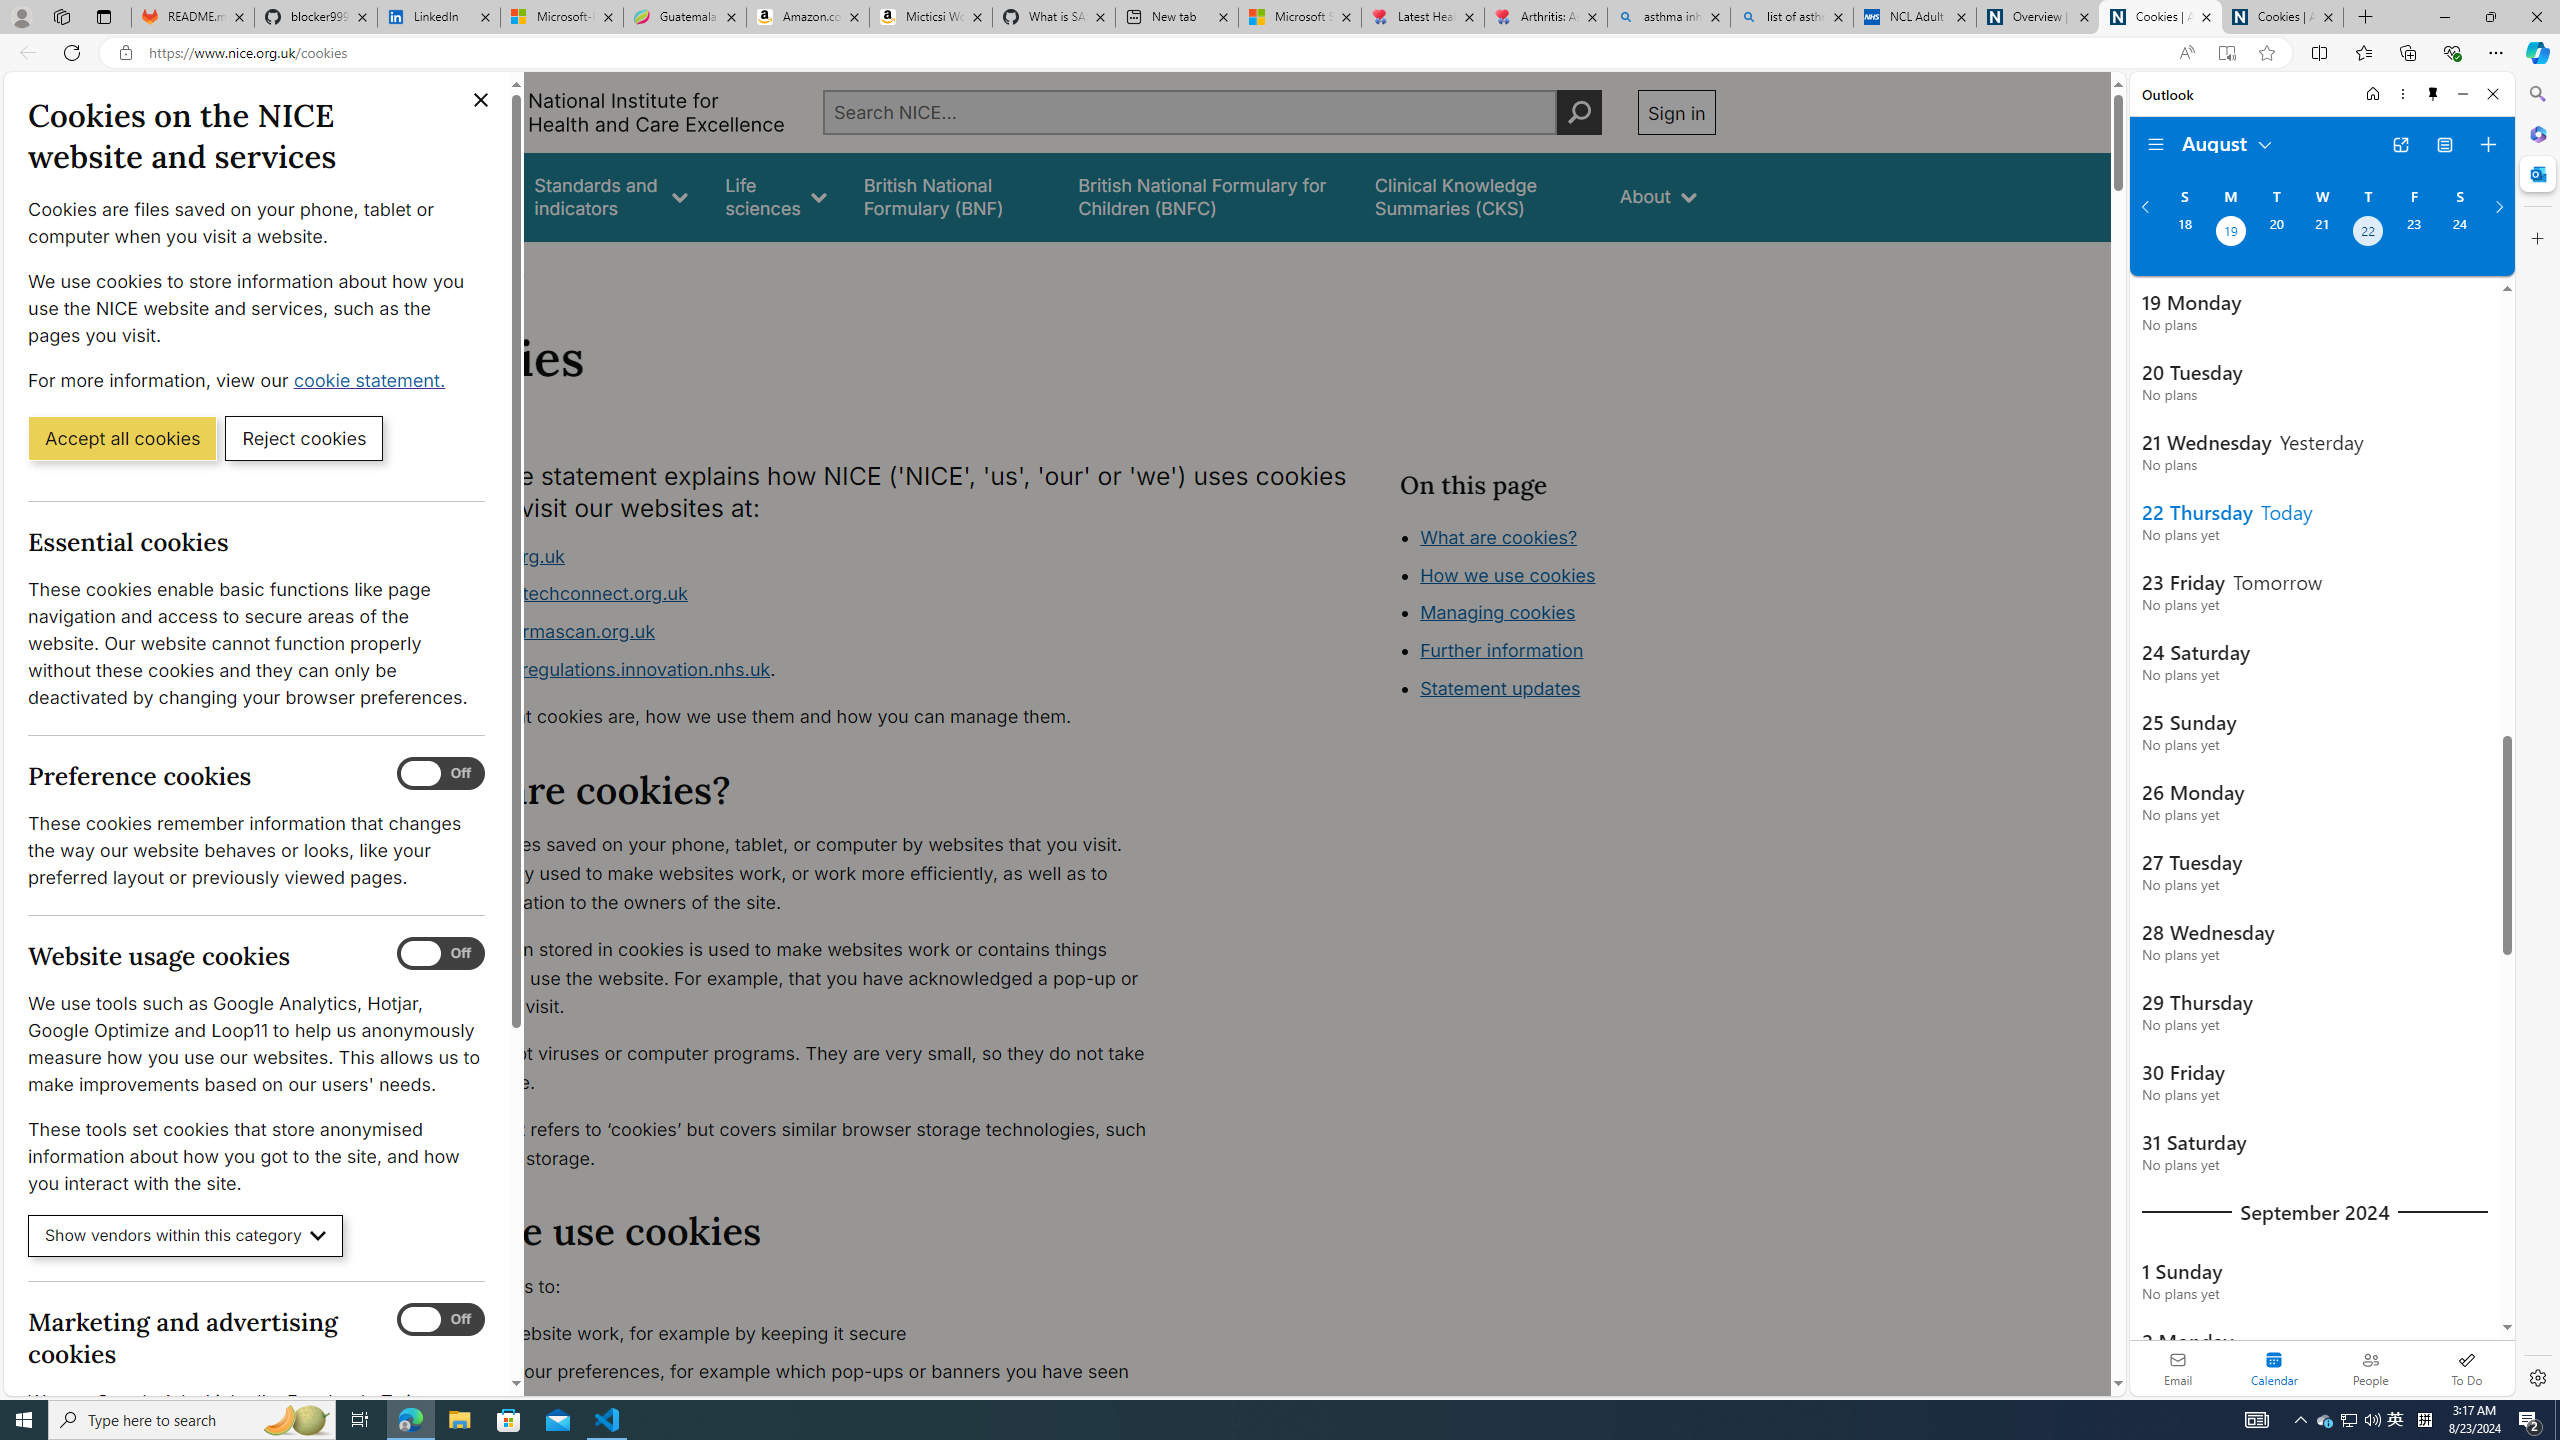  I want to click on 'Close cookie banner', so click(481, 99).